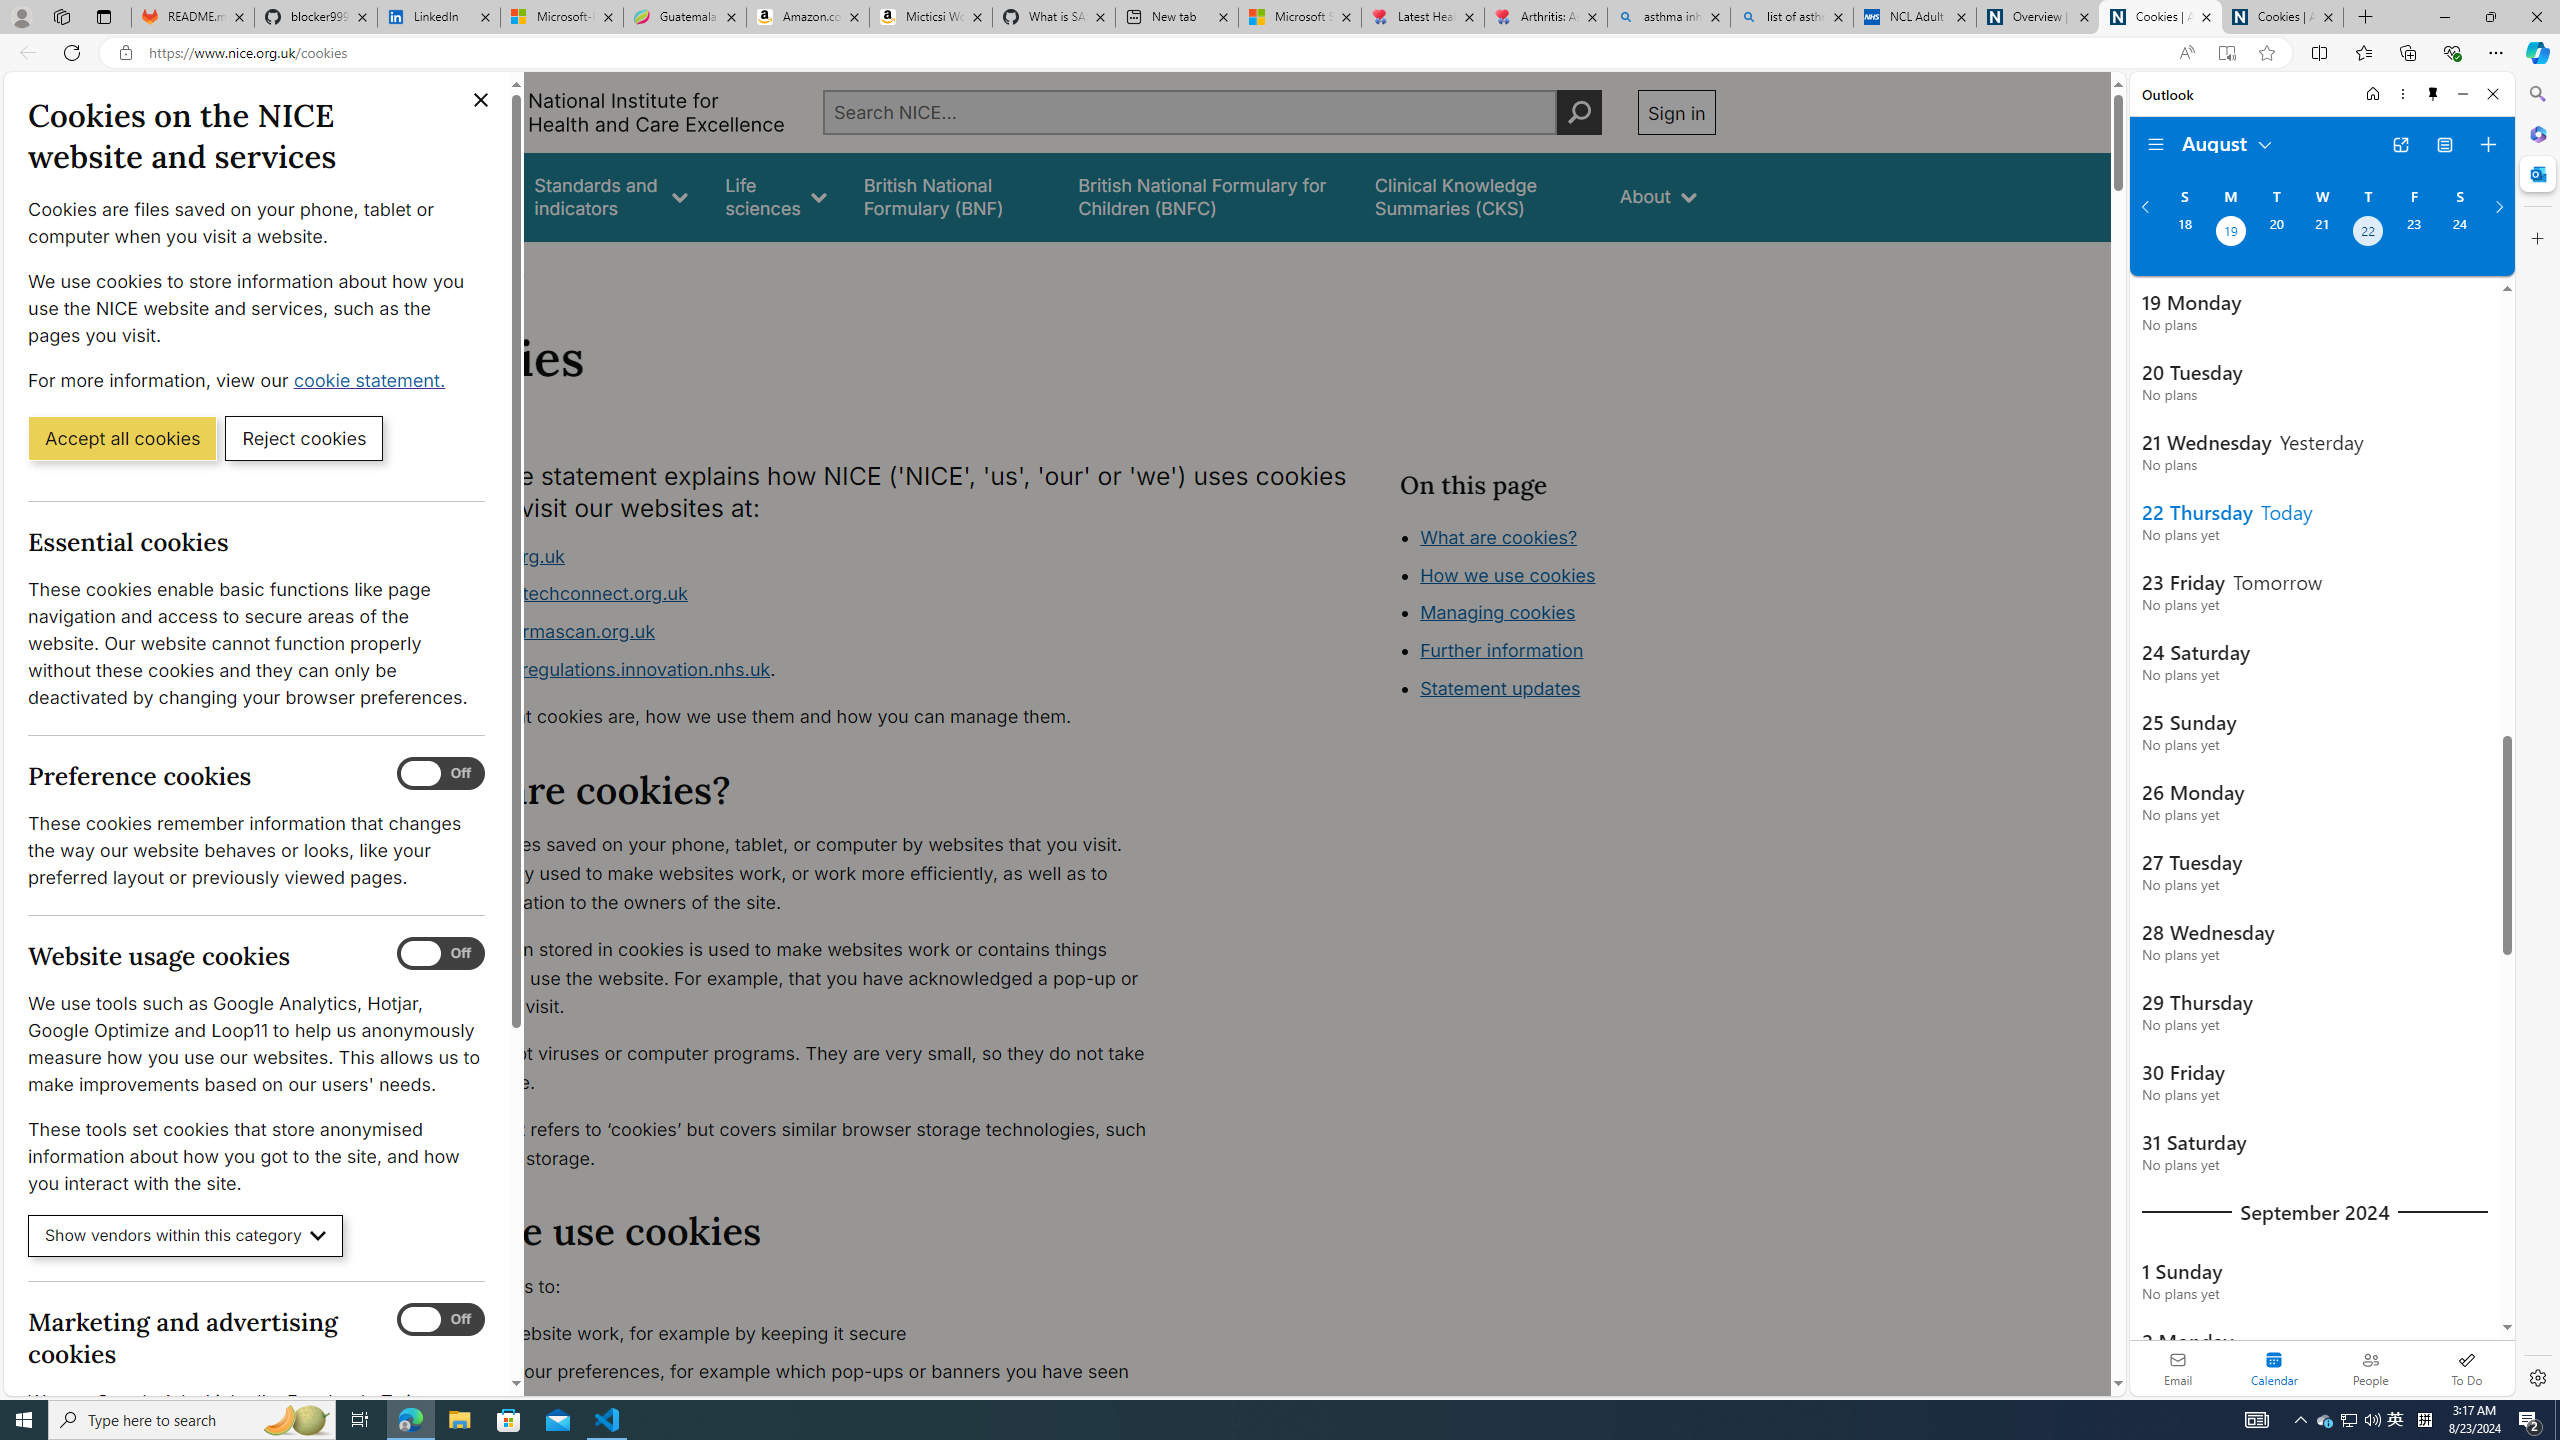  I want to click on 'Close cookie banner', so click(481, 99).